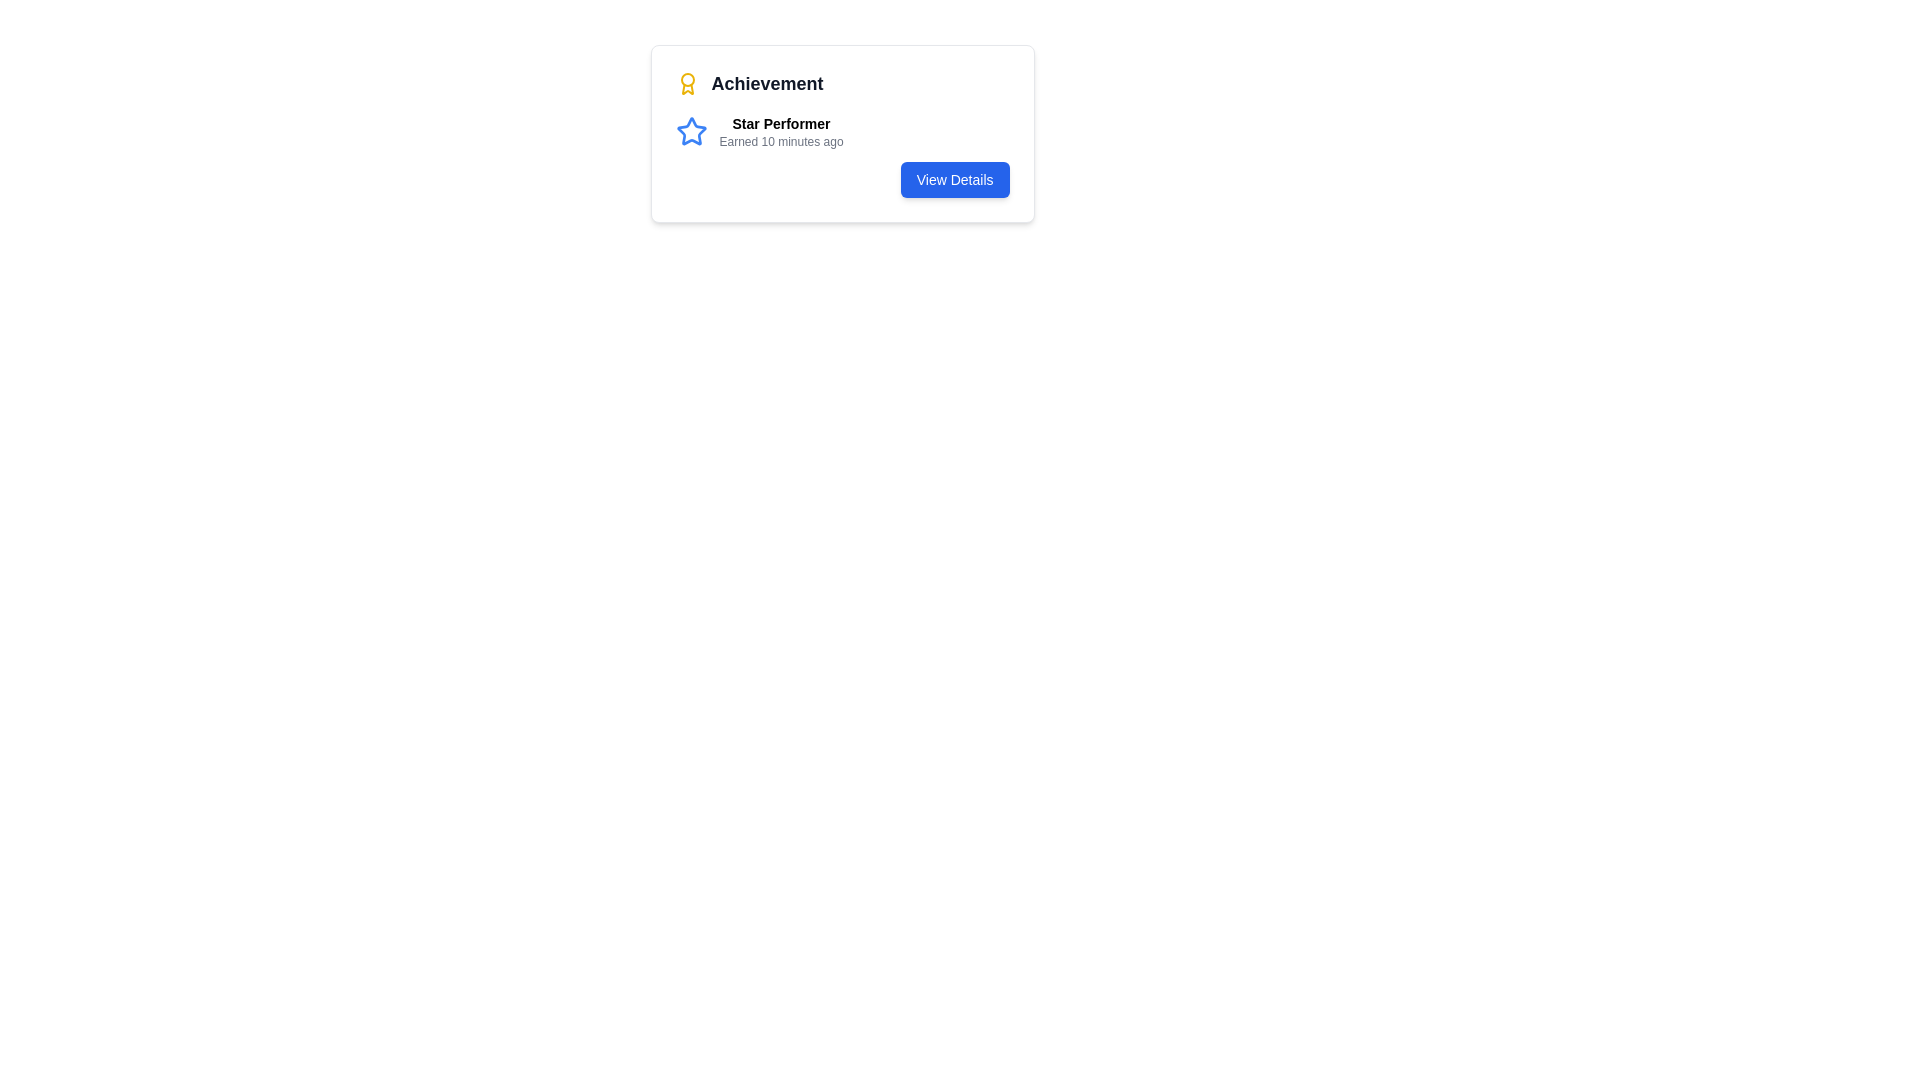 The height and width of the screenshot is (1080, 1920). I want to click on the Informational Label displaying 'Star Performer' with a star icon and accompanying text 'Earned 10 minutes ago', so click(842, 131).